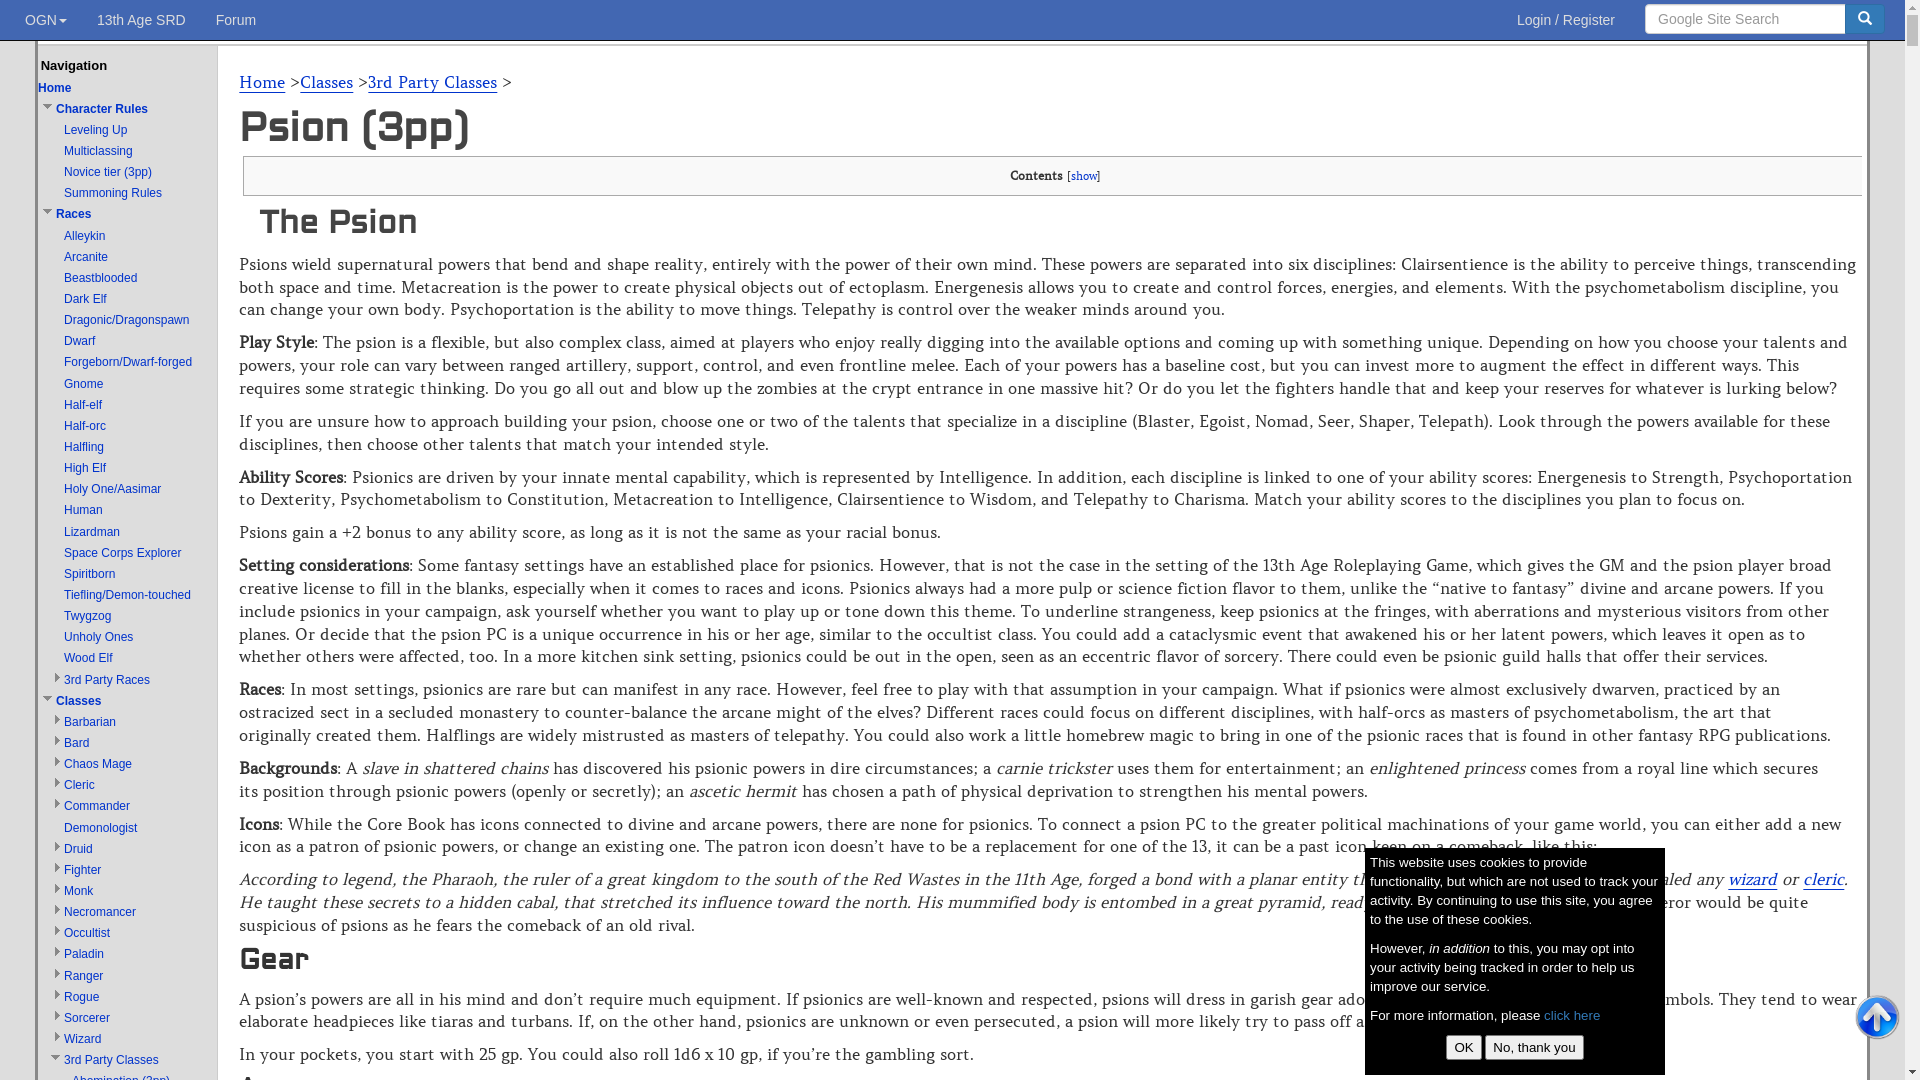 The height and width of the screenshot is (1080, 1920). What do you see at coordinates (56, 213) in the screenshot?
I see `'Races'` at bounding box center [56, 213].